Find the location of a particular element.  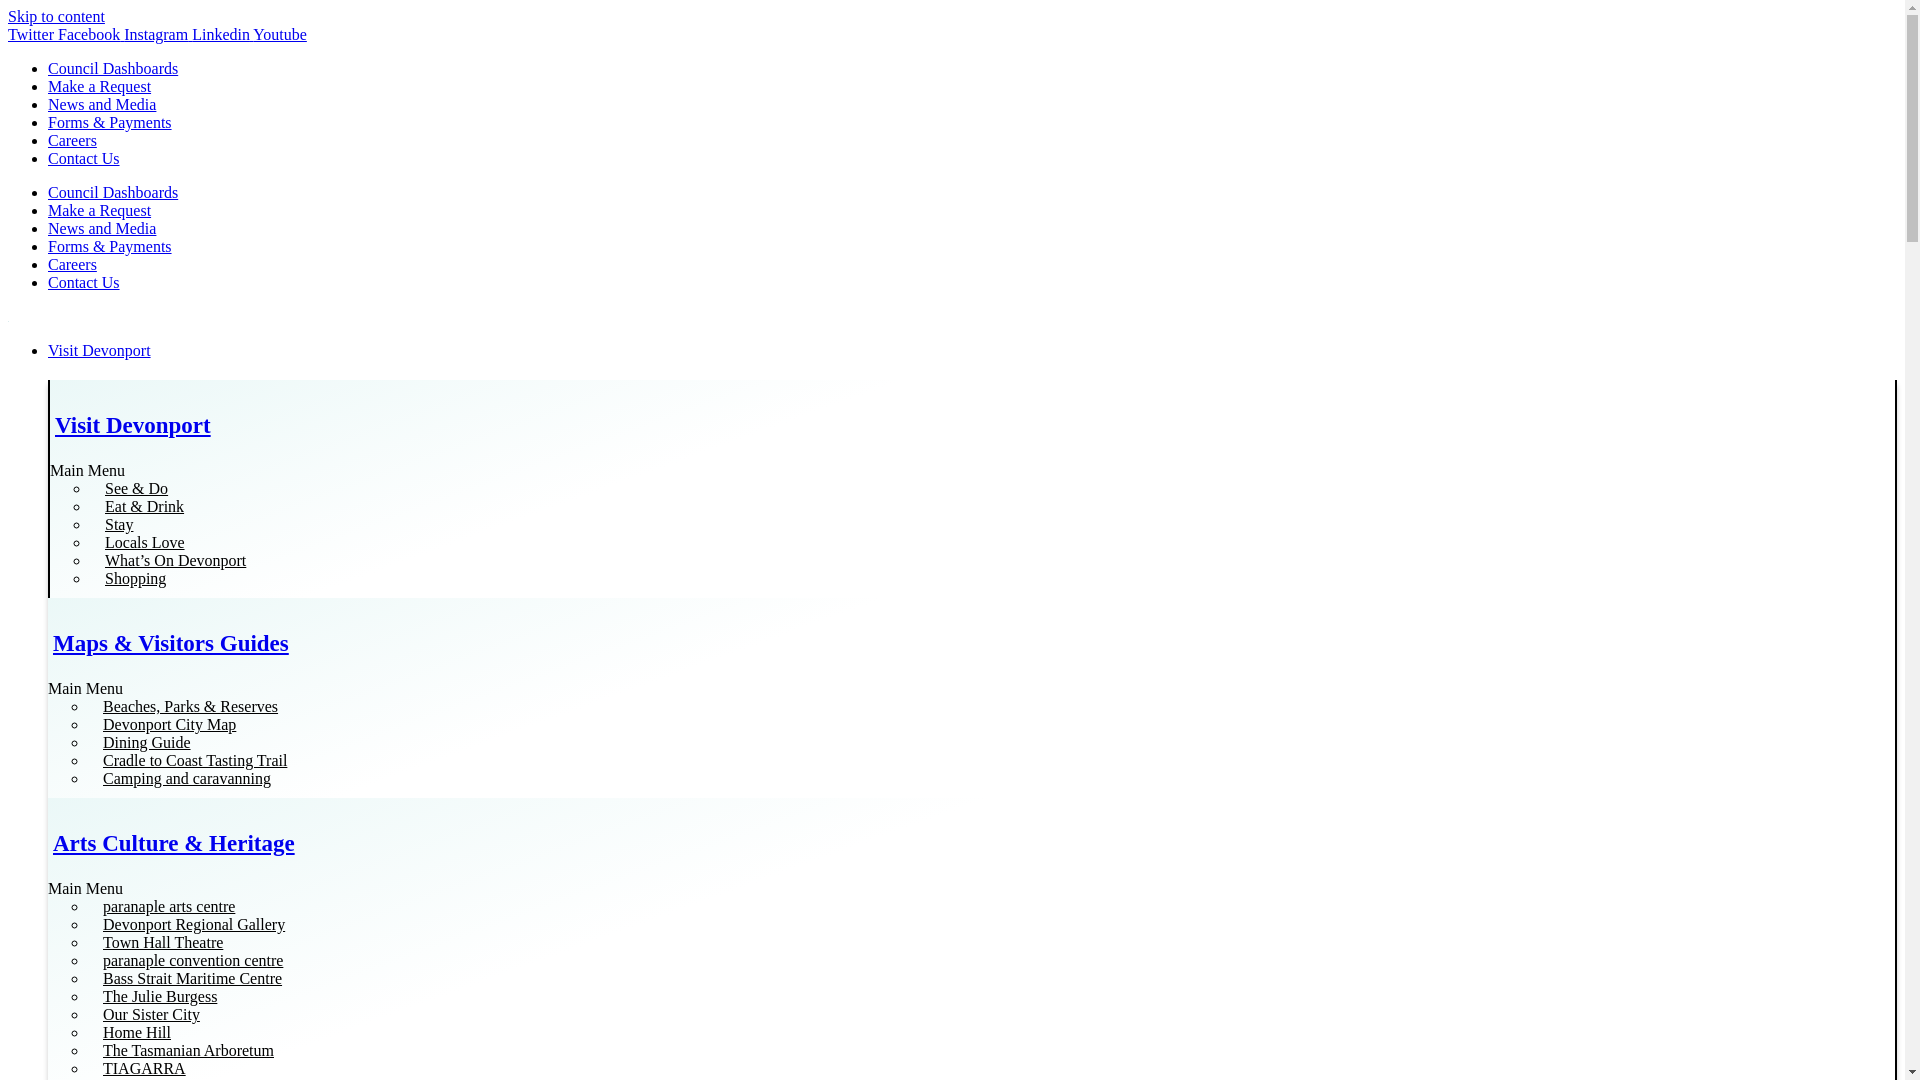

'Locals Love' is located at coordinates (143, 542).